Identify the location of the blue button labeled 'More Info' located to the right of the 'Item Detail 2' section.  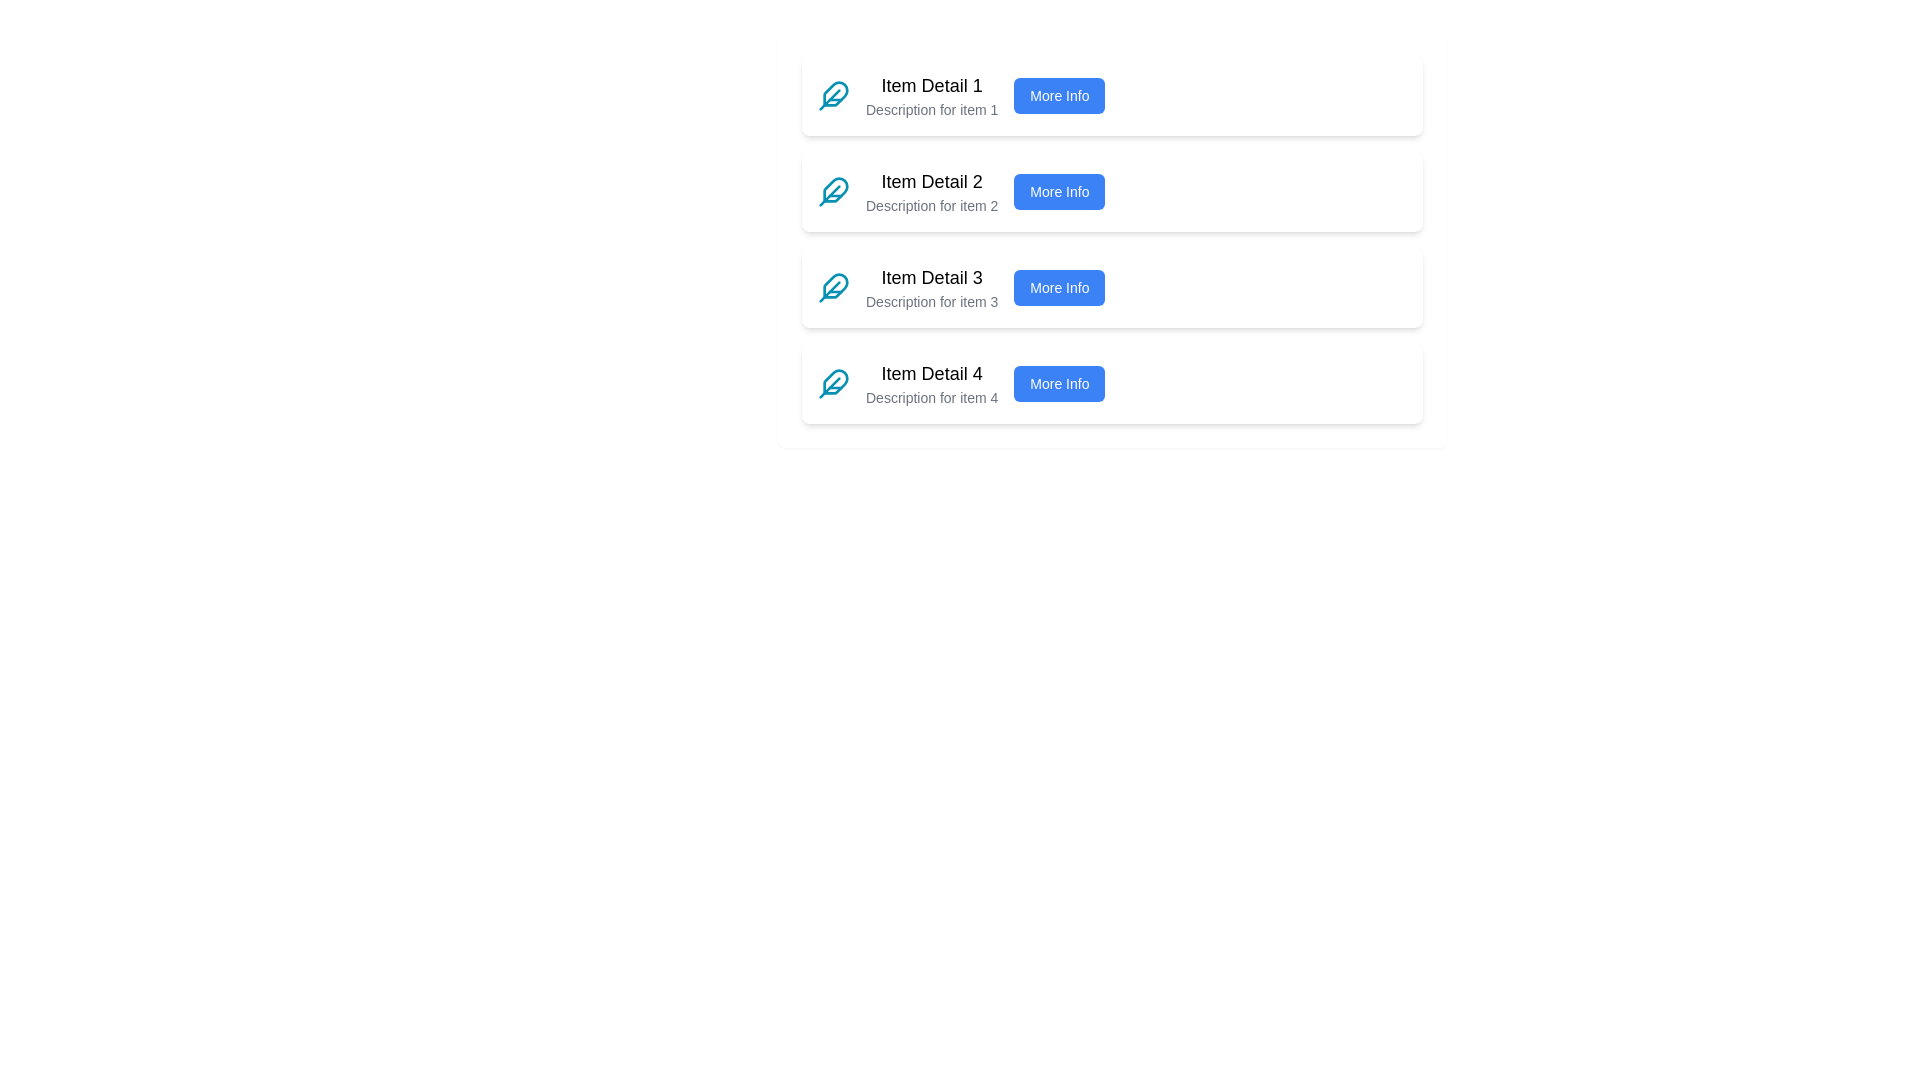
(1058, 192).